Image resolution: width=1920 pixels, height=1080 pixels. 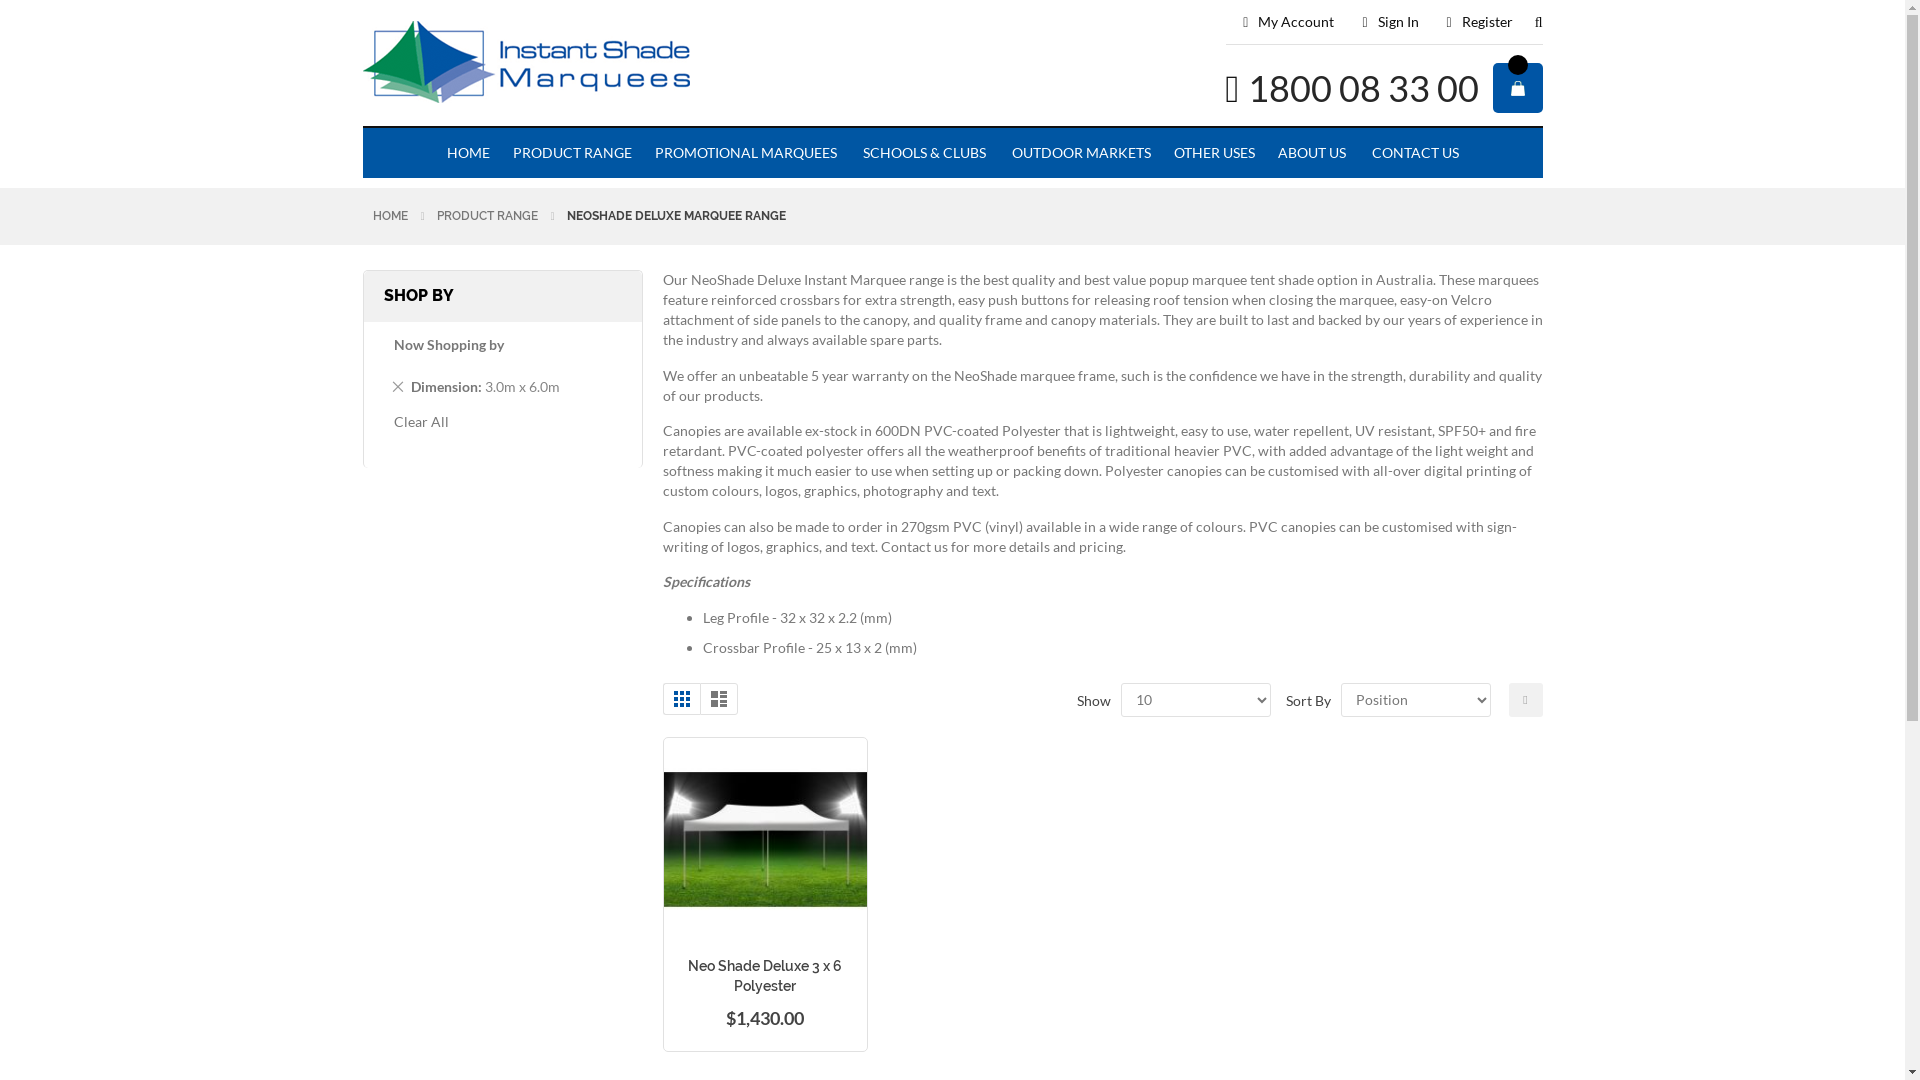 What do you see at coordinates (1288, 22) in the screenshot?
I see `'My Account'` at bounding box center [1288, 22].